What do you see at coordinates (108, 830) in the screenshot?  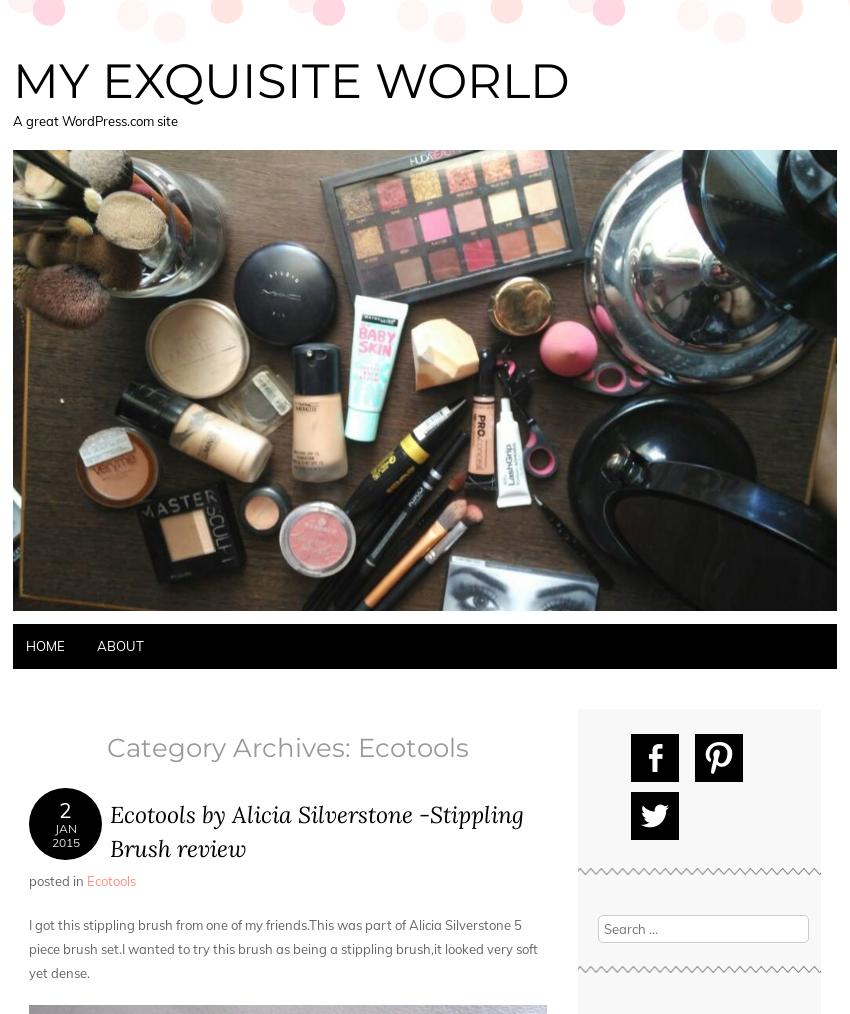 I see `'Ecotools by Alicia Silverstone -Stippling Brush review'` at bounding box center [108, 830].